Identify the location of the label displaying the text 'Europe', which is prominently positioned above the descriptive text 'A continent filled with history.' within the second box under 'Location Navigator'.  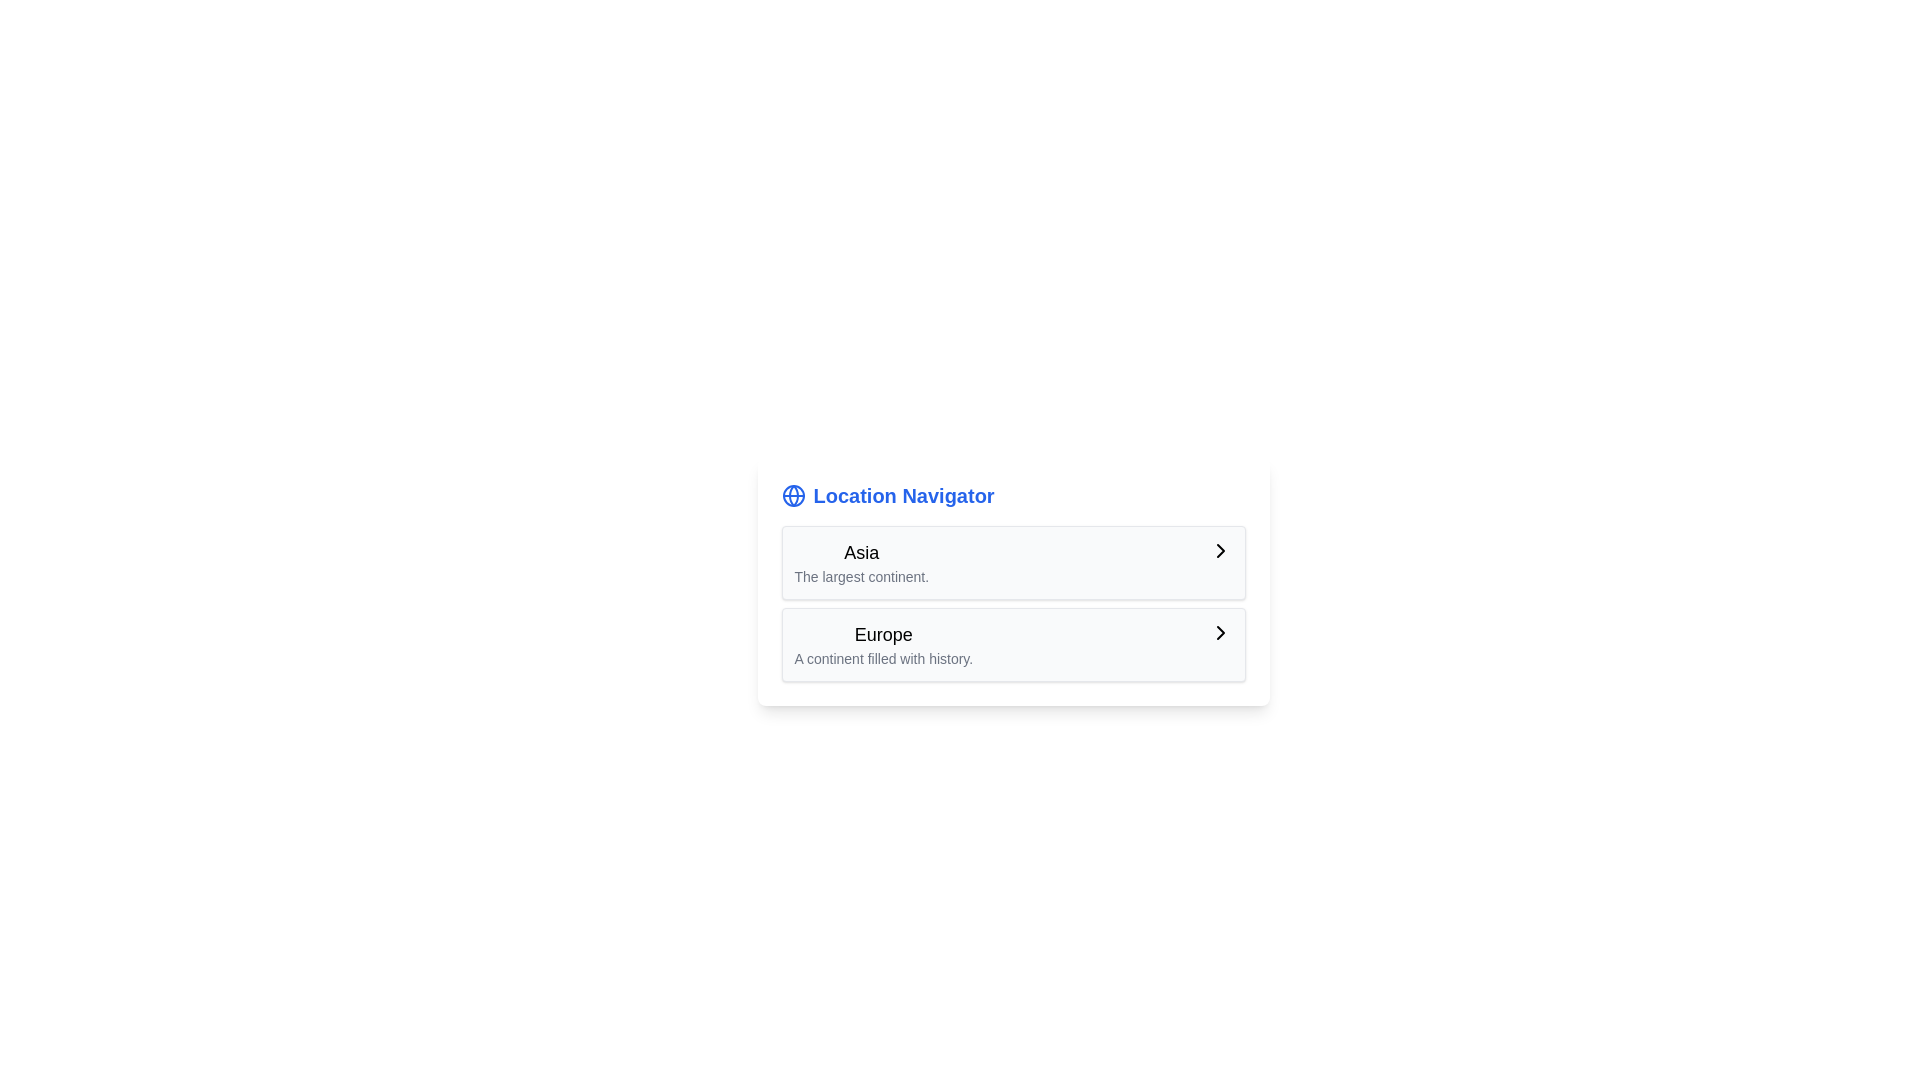
(882, 635).